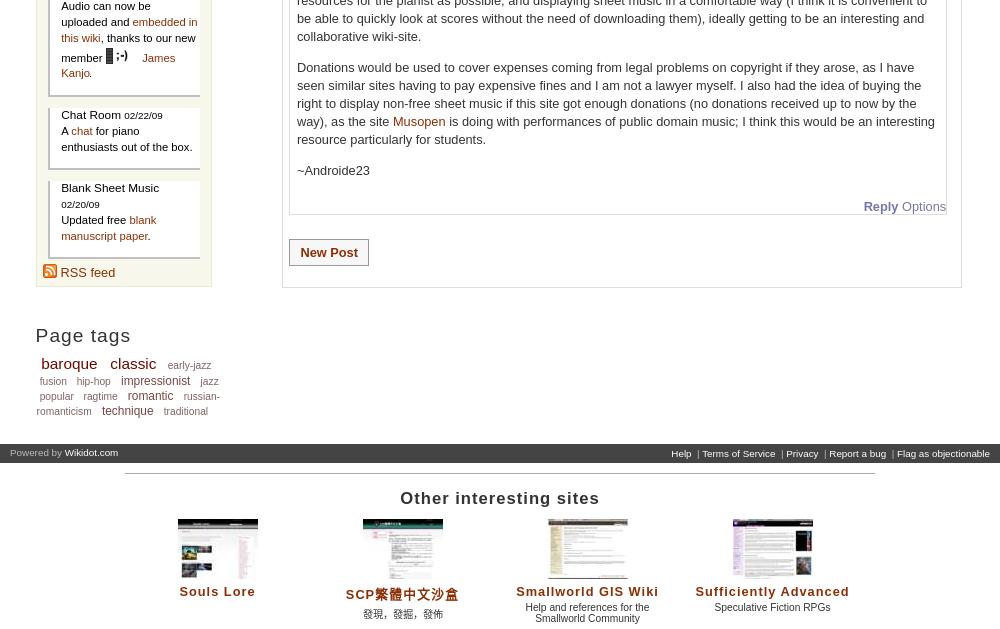  Describe the element at coordinates (942, 452) in the screenshot. I see `'Flag as objectionable'` at that location.